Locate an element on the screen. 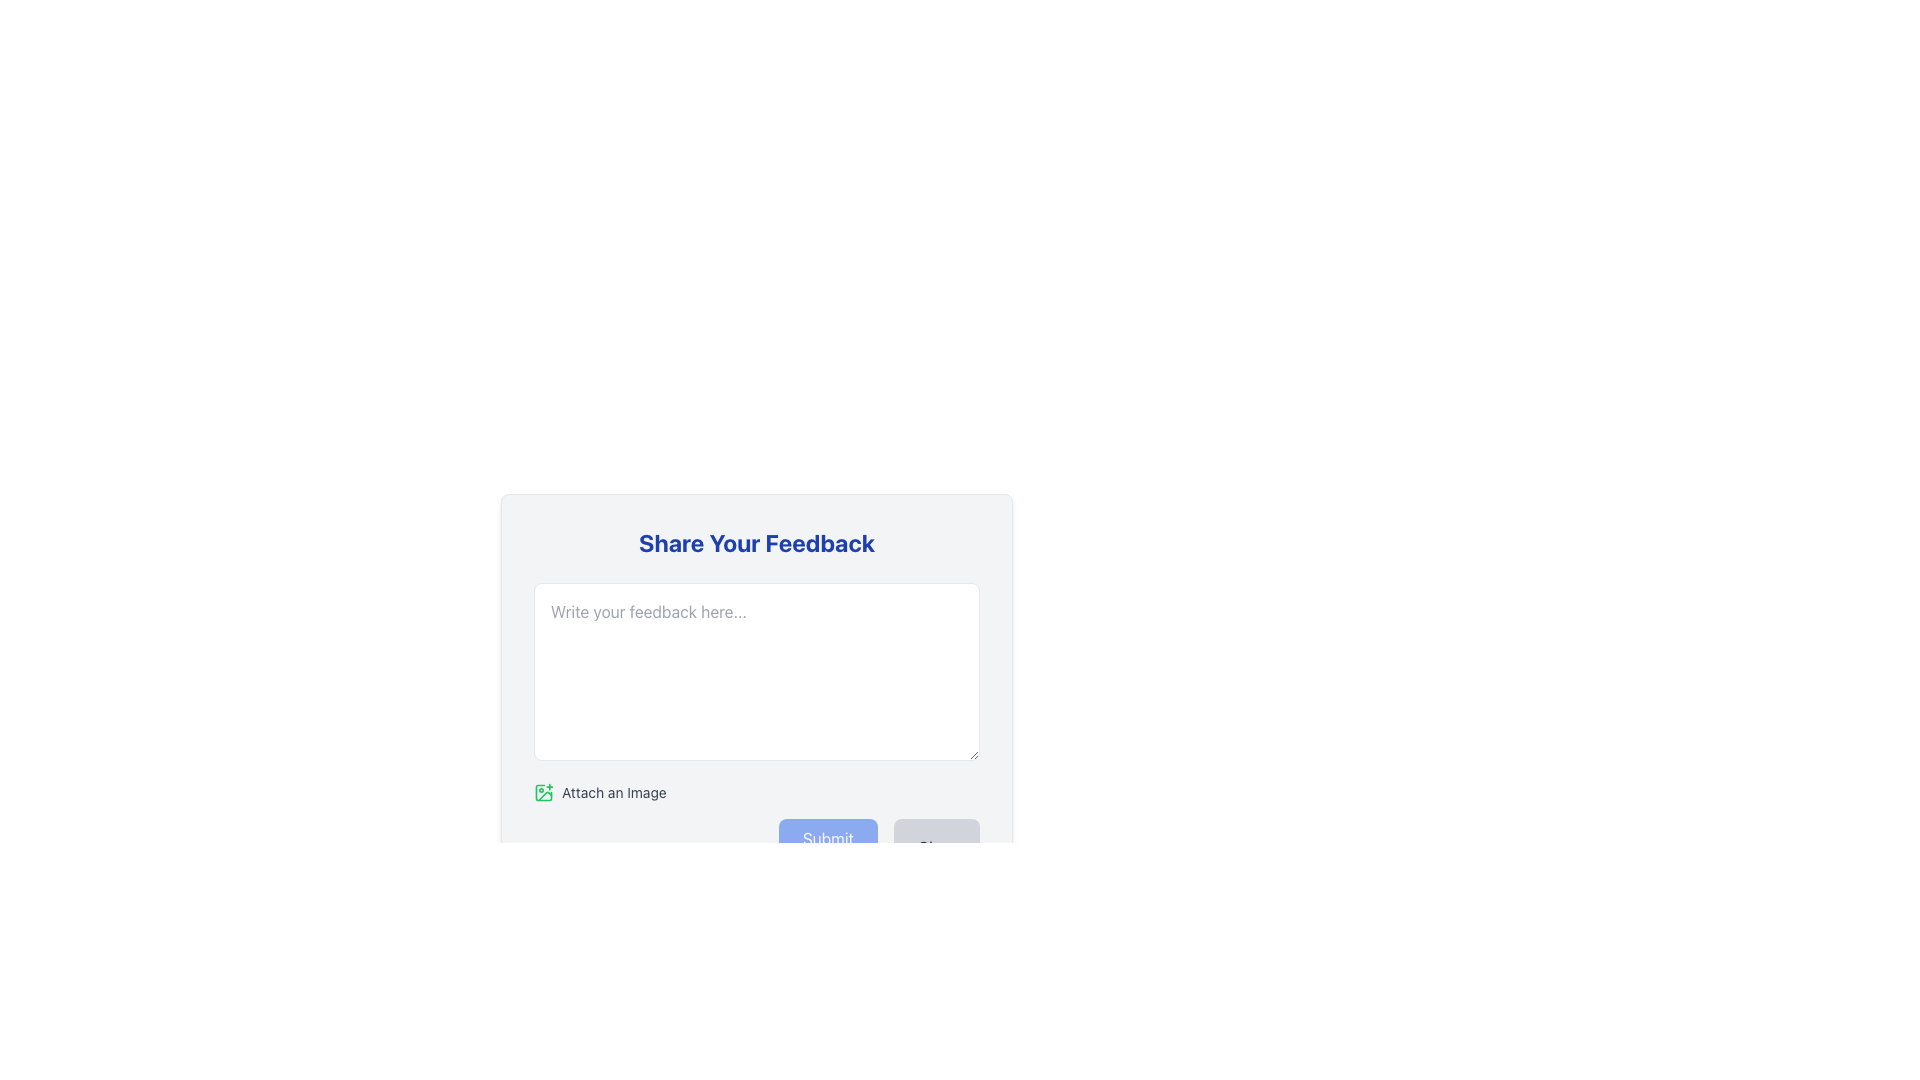 Image resolution: width=1920 pixels, height=1080 pixels. the 'Submit' button within the button group at the bottom-right of the feedback form is located at coordinates (756, 848).